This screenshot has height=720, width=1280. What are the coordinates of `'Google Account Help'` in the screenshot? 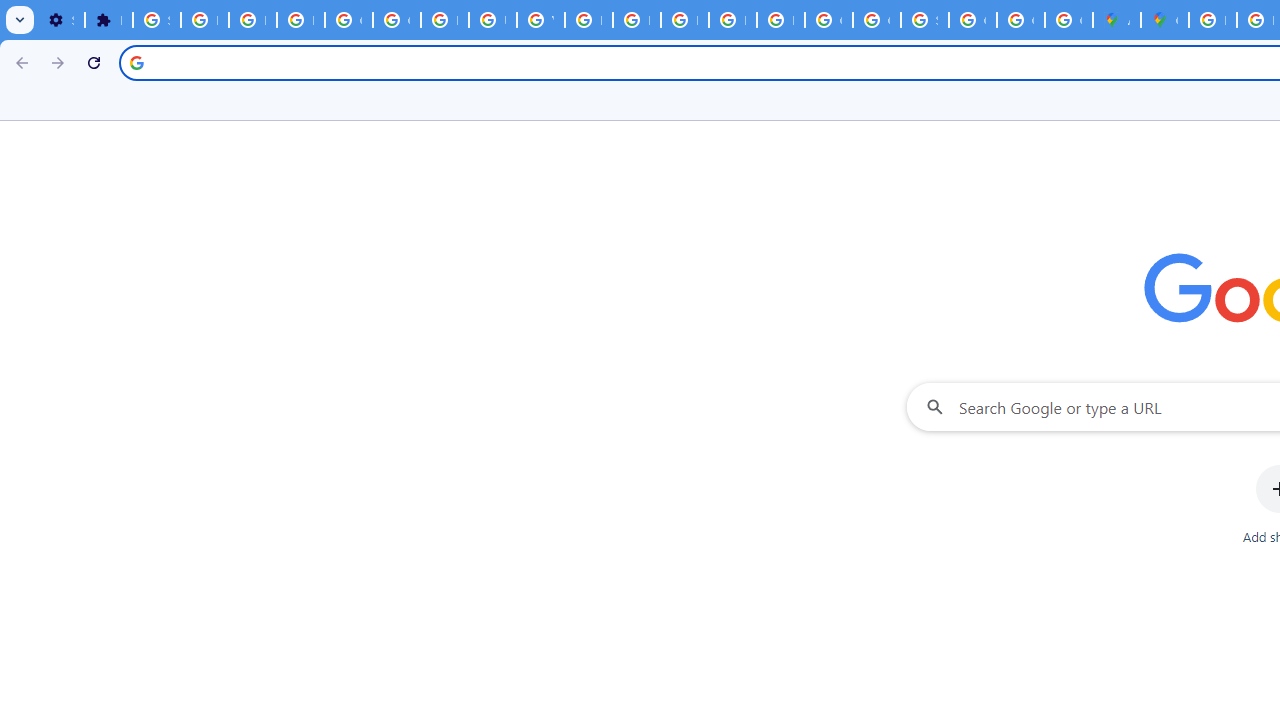 It's located at (396, 20).